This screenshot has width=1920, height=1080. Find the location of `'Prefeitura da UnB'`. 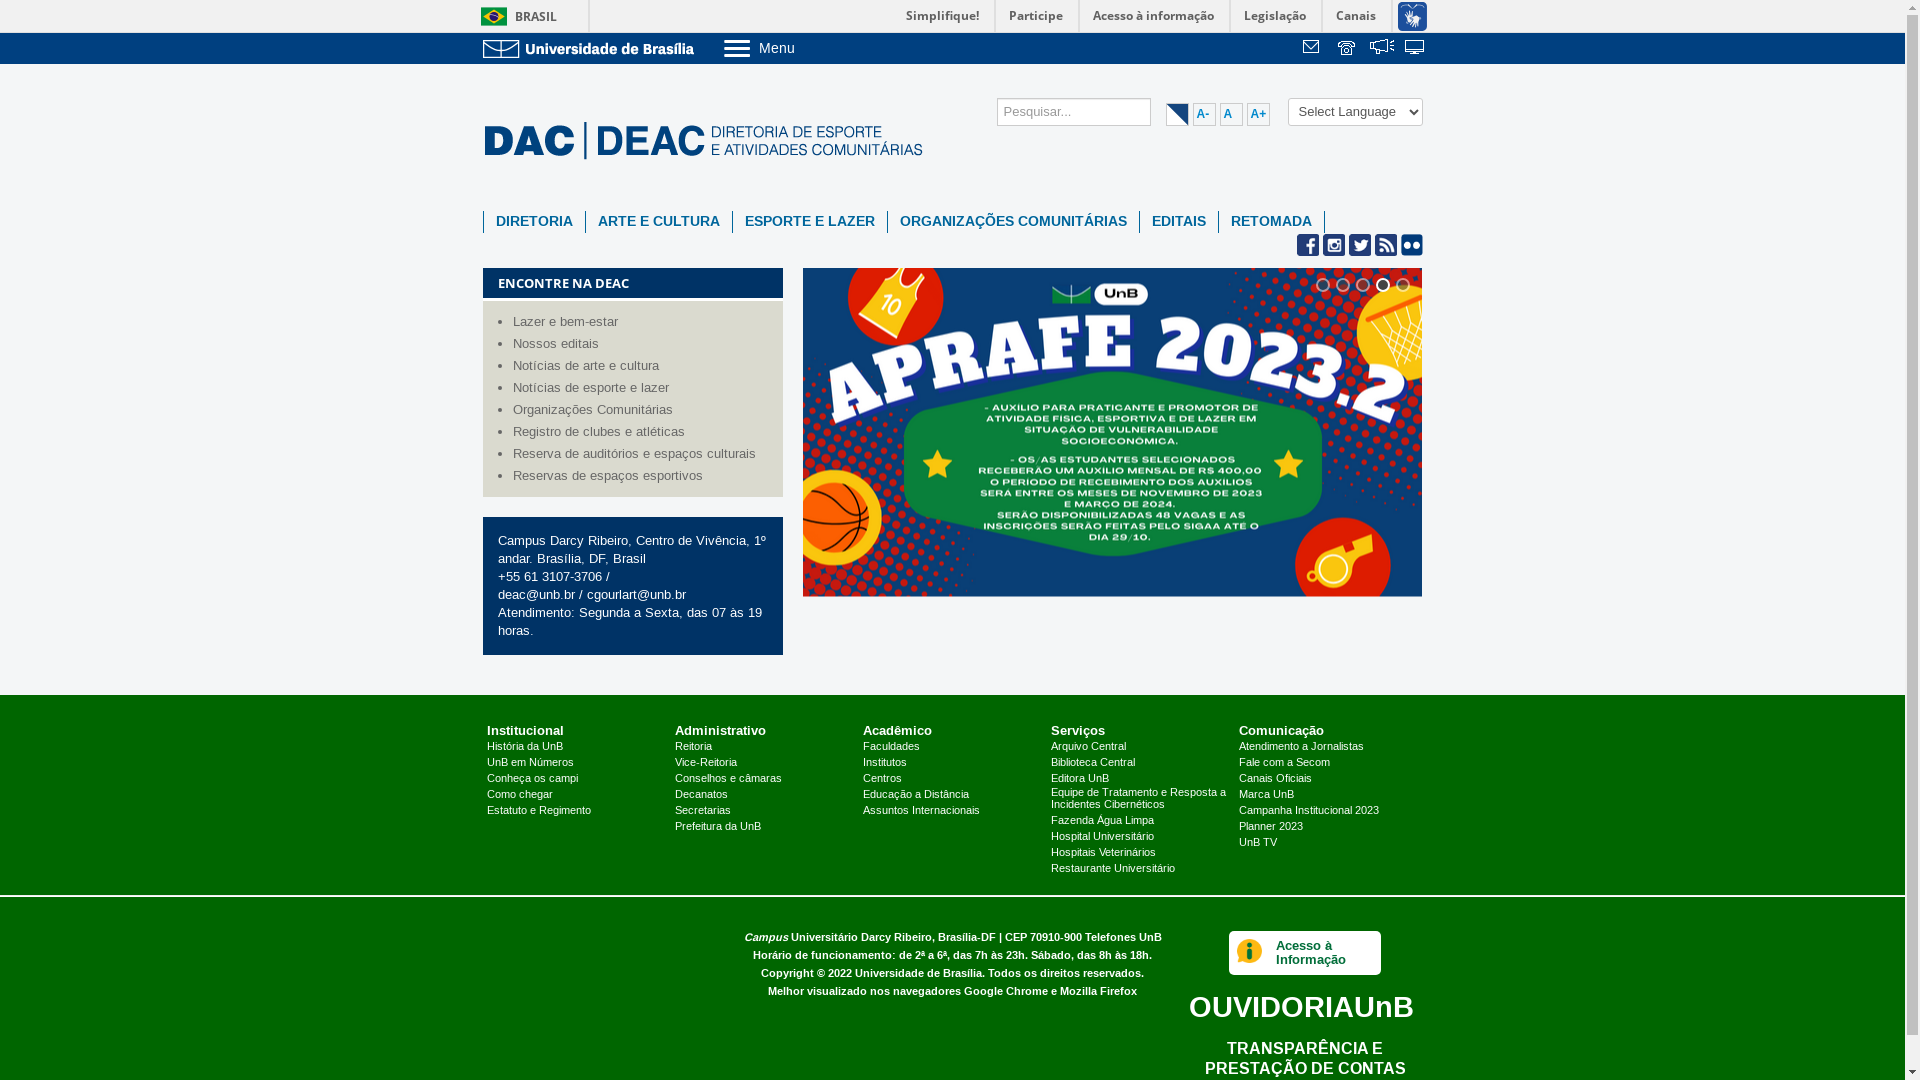

'Prefeitura da UnB' is located at coordinates (718, 826).